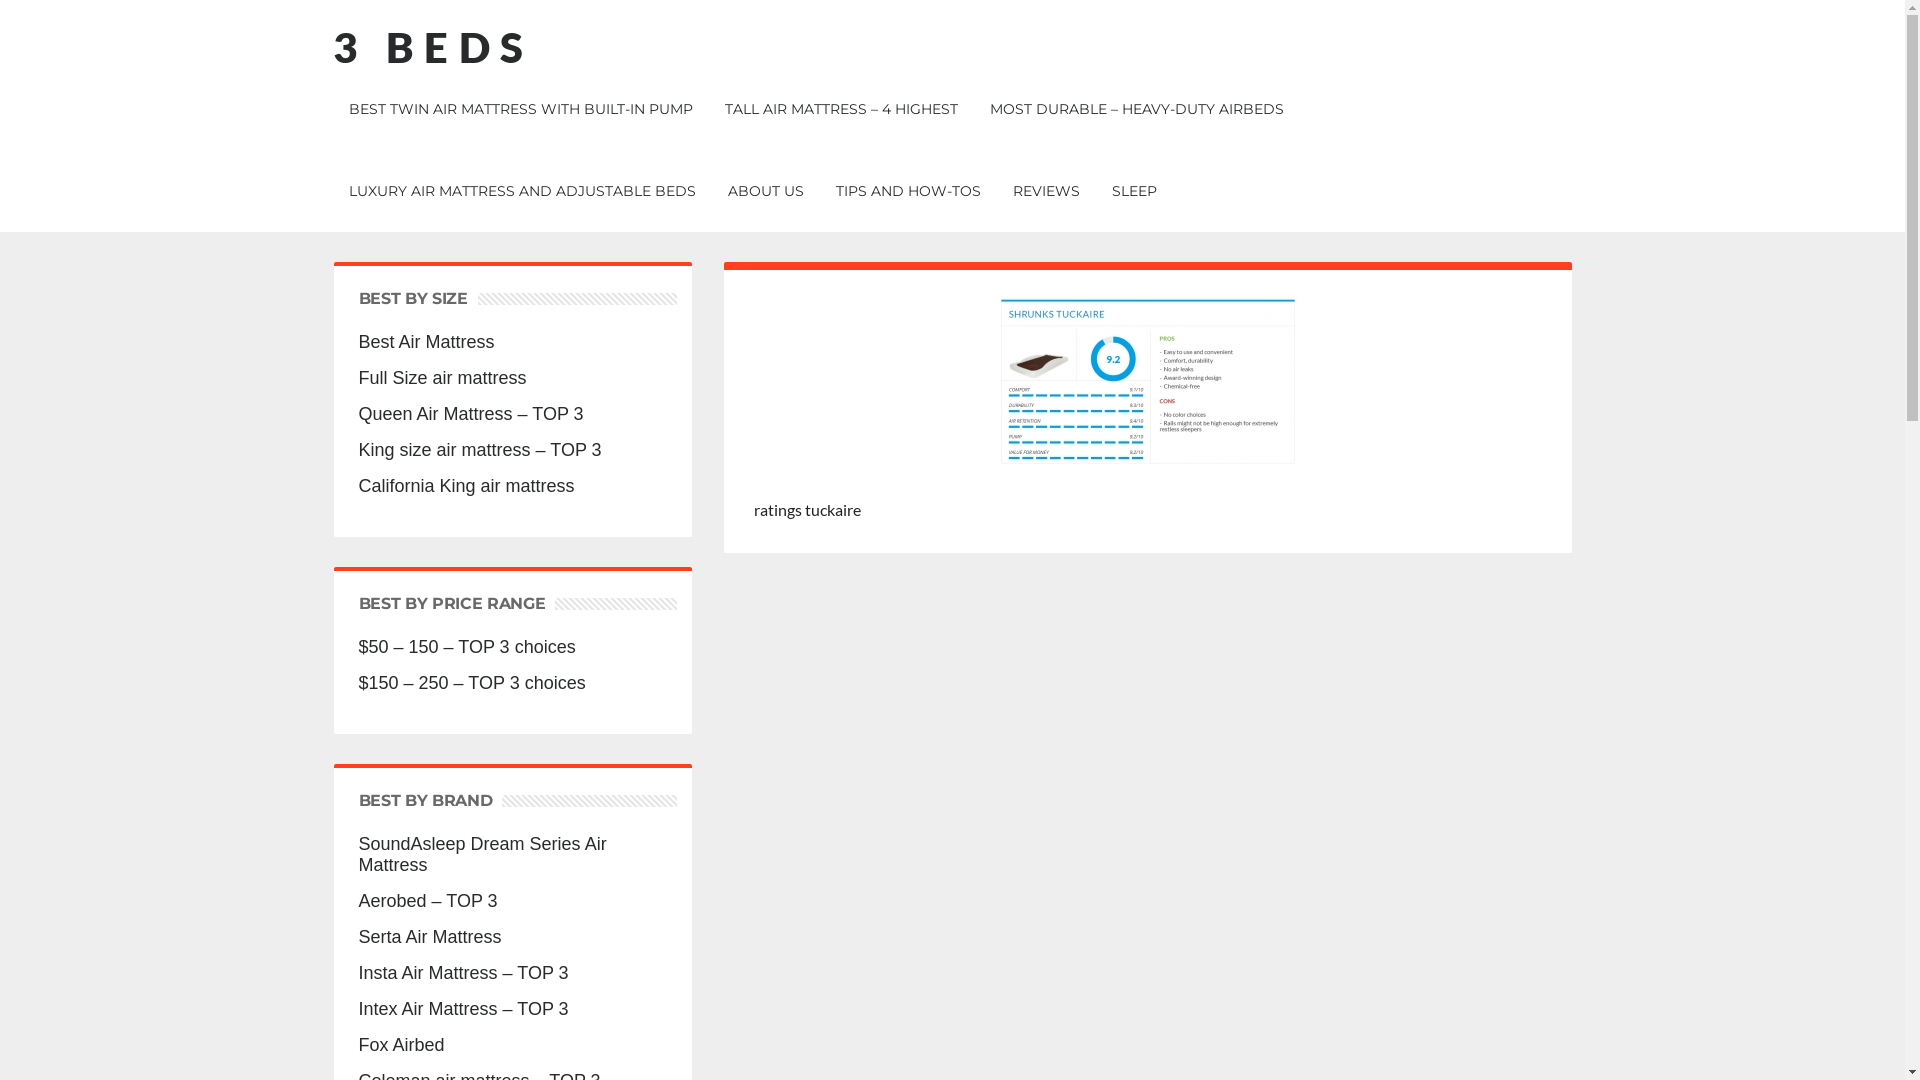  What do you see at coordinates (512, 486) in the screenshot?
I see `'California King air mattress'` at bounding box center [512, 486].